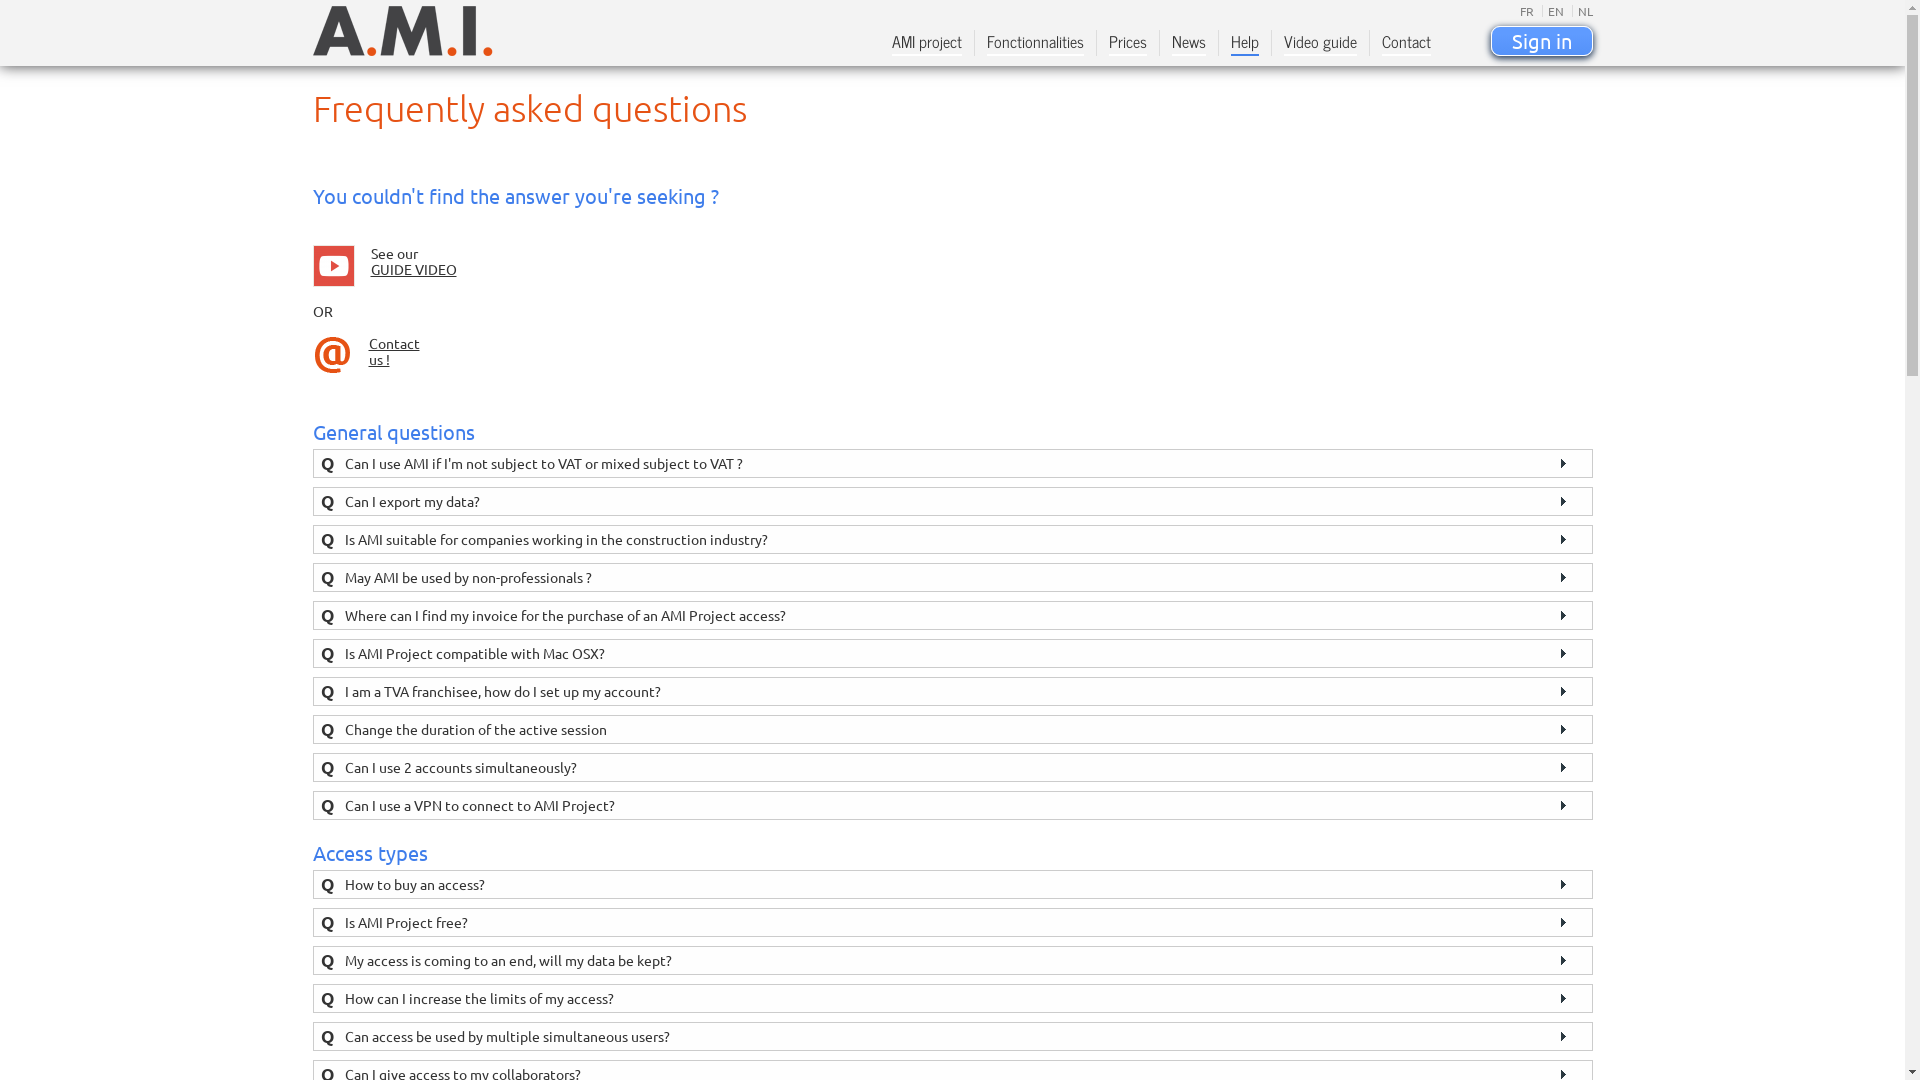  Describe the element at coordinates (950, 577) in the screenshot. I see `'Q May AMI be used by non-professionals ?'` at that location.